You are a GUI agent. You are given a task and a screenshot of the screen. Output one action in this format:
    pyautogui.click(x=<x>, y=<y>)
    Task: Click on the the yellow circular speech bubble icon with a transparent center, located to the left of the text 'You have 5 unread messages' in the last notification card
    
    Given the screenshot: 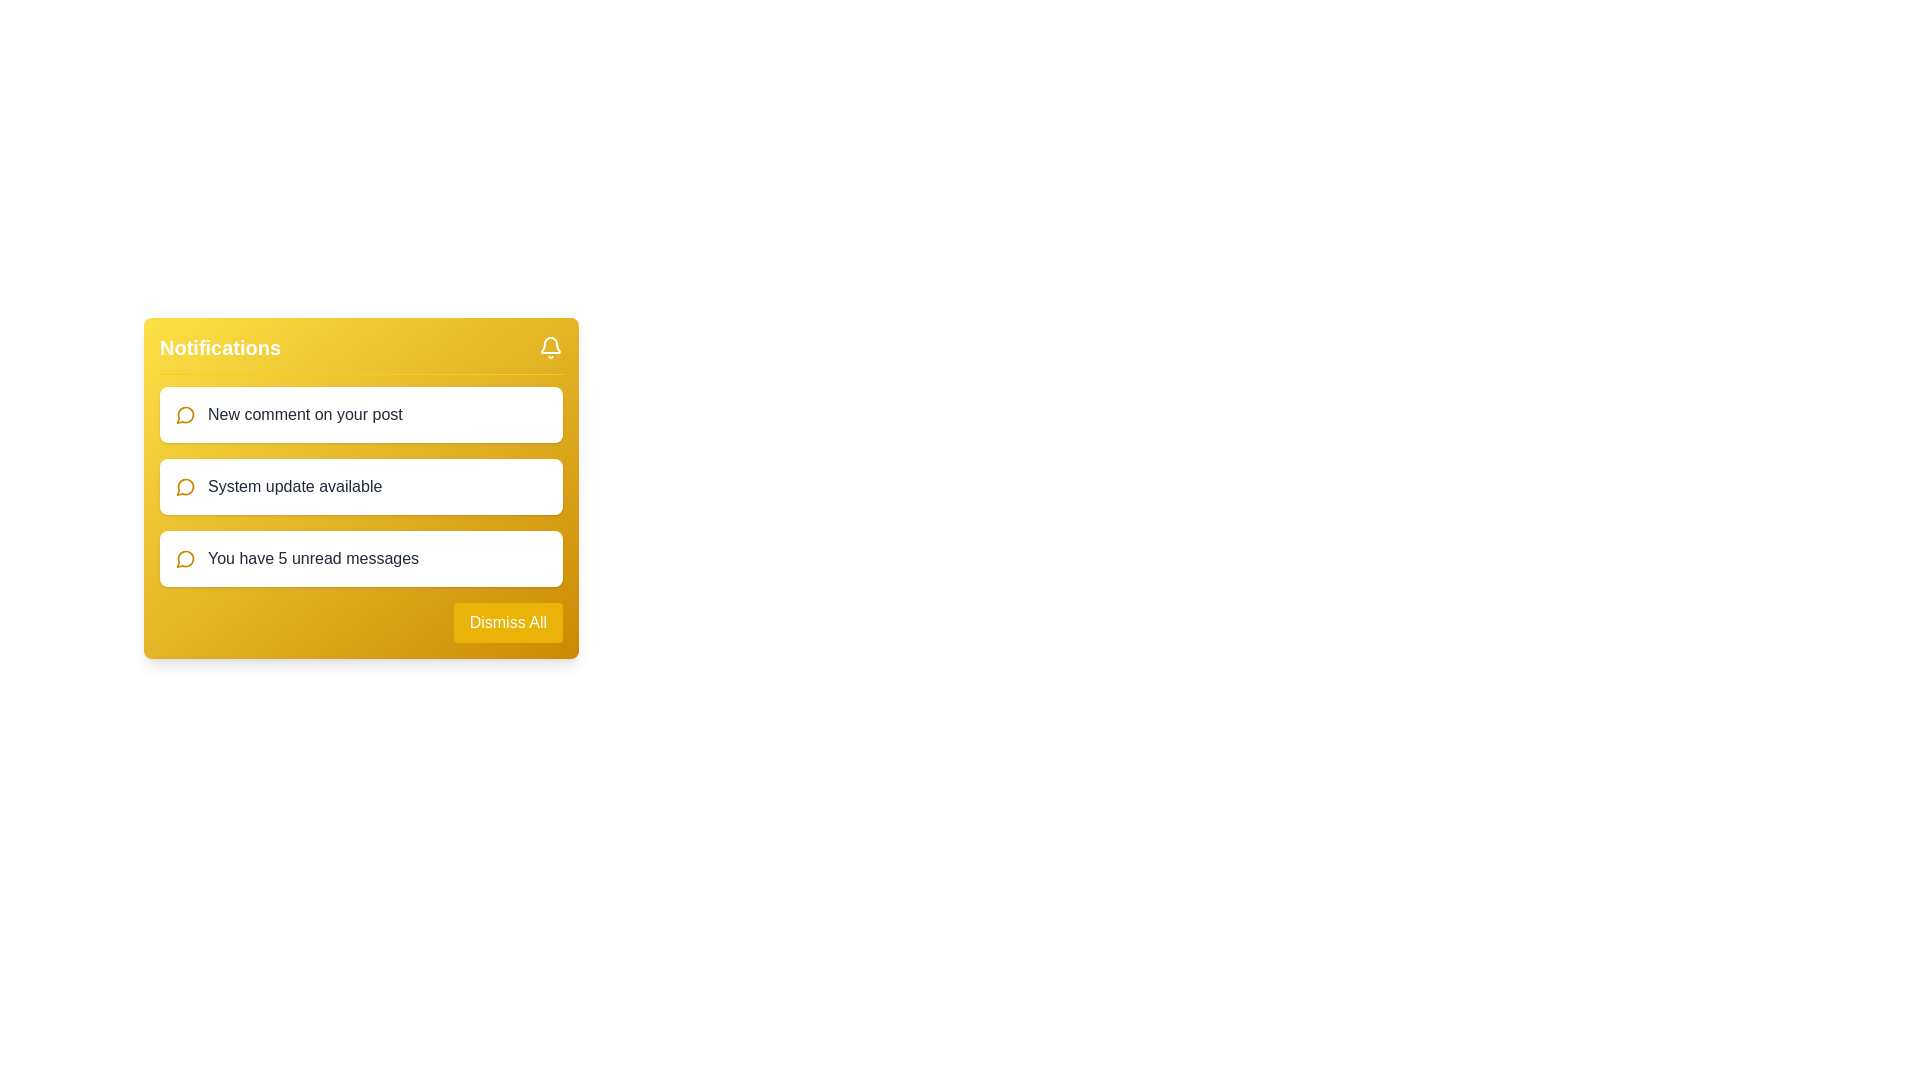 What is the action you would take?
    pyautogui.click(x=186, y=559)
    